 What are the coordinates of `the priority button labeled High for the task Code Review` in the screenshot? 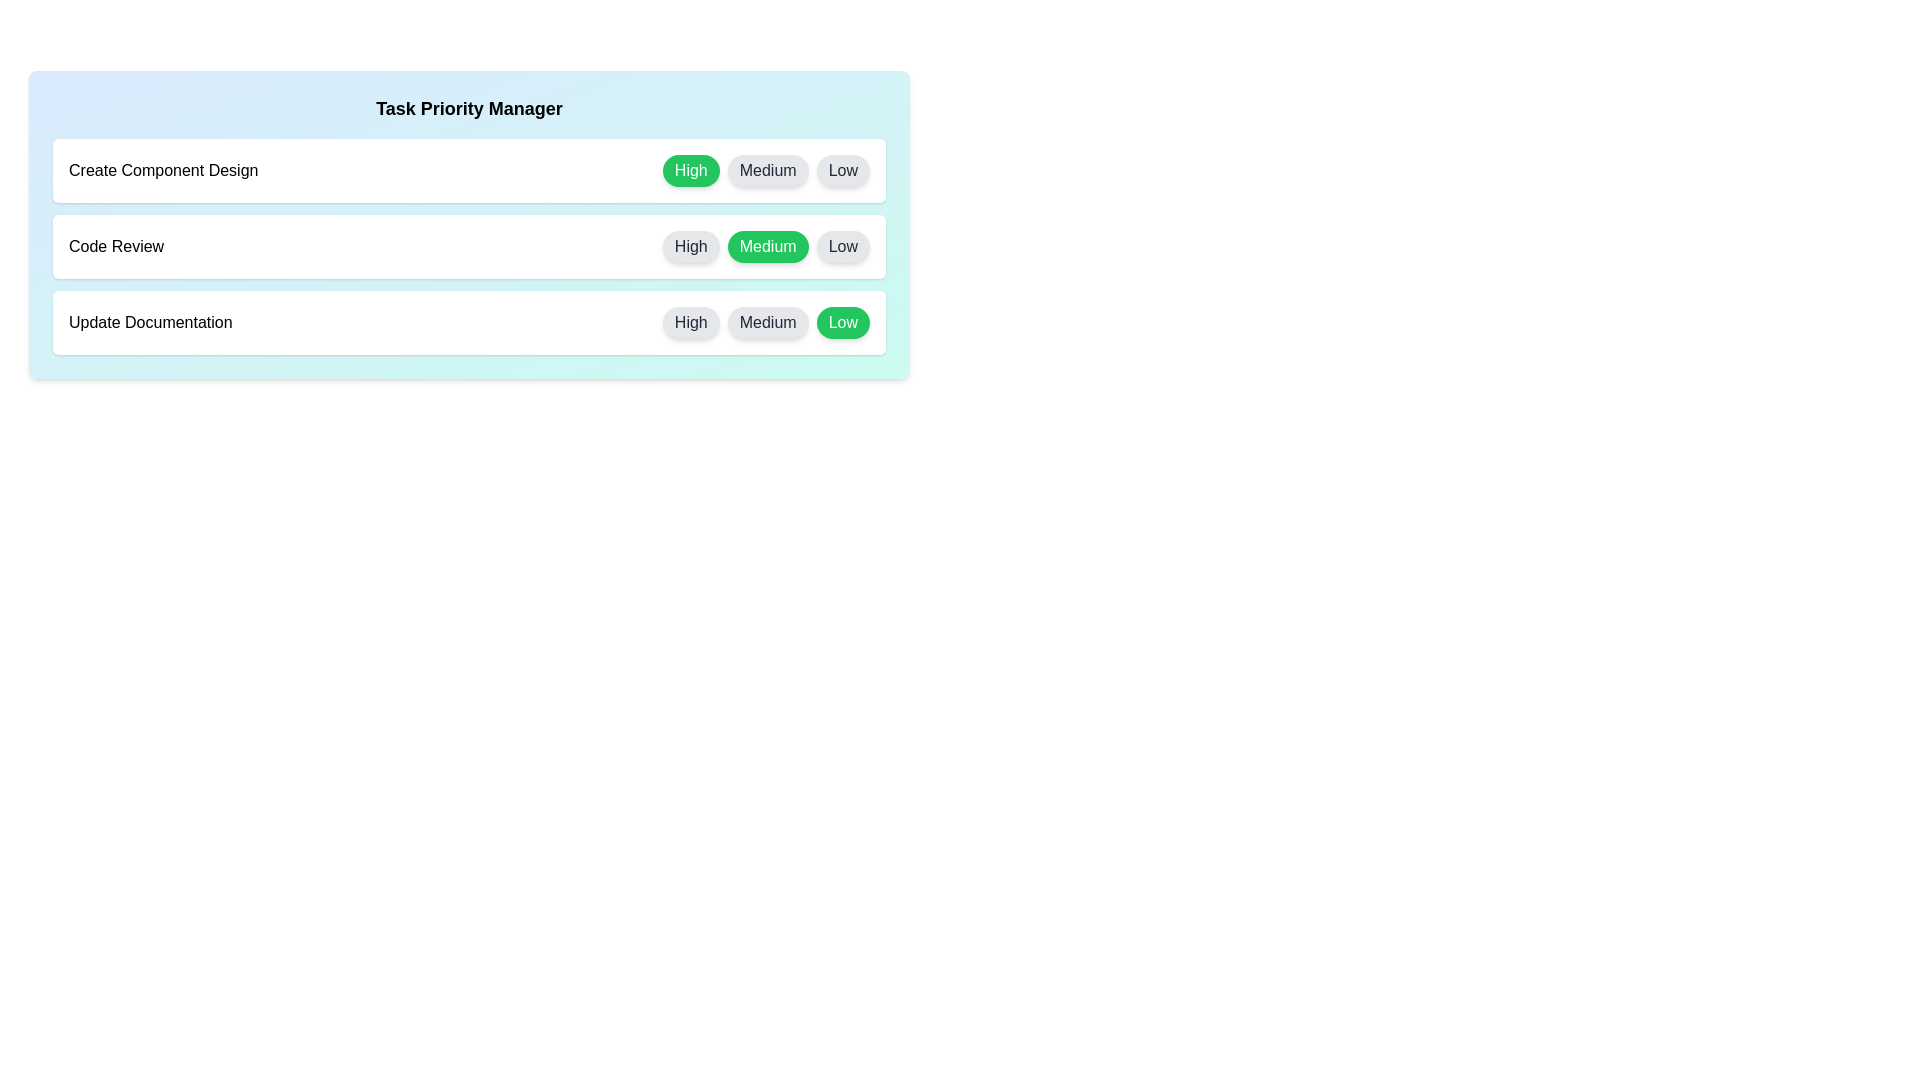 It's located at (691, 245).